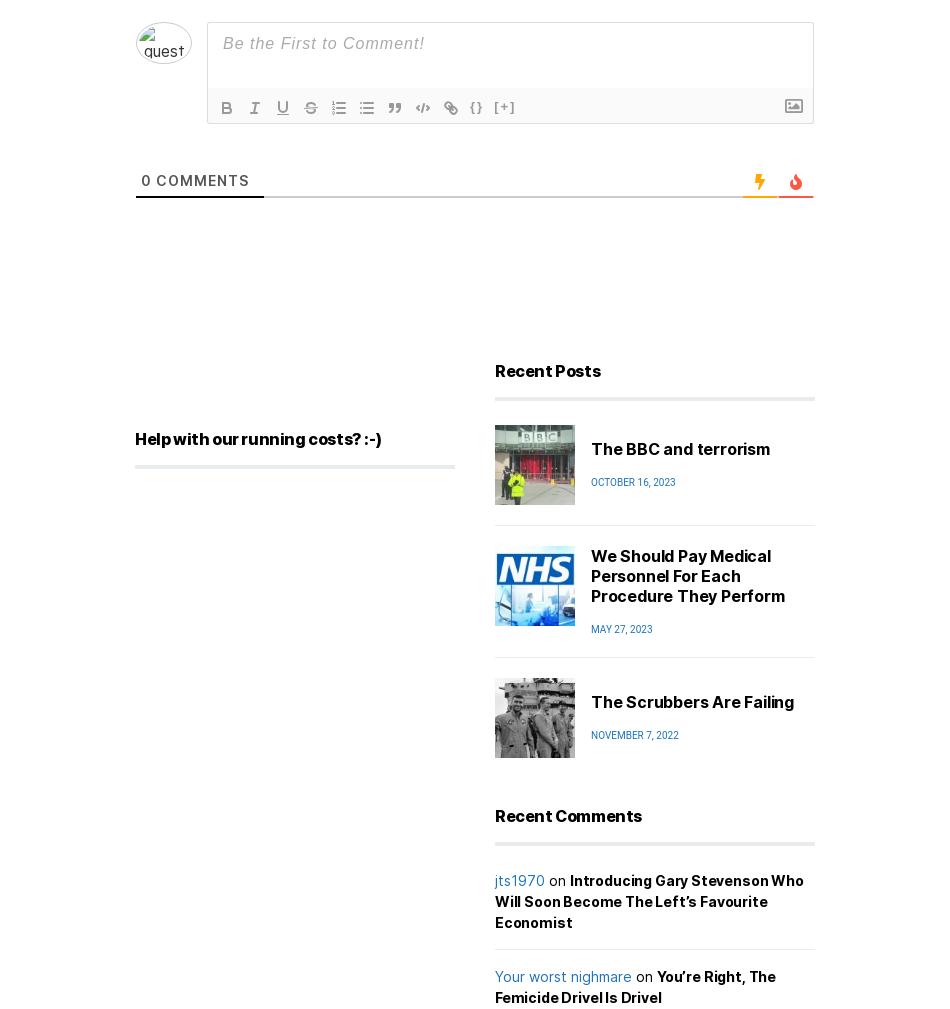 This screenshot has width=950, height=1009. What do you see at coordinates (634, 735) in the screenshot?
I see `'November 7, 2022'` at bounding box center [634, 735].